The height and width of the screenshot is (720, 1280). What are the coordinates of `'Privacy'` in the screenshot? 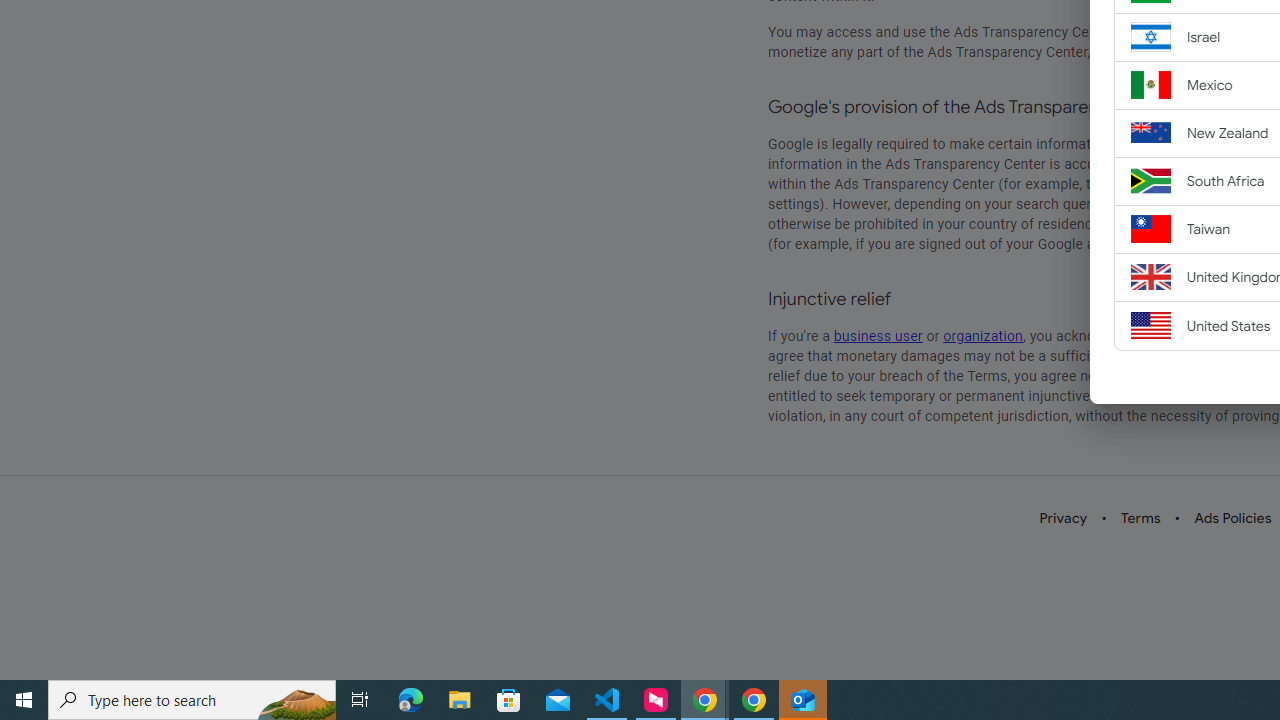 It's located at (1062, 517).